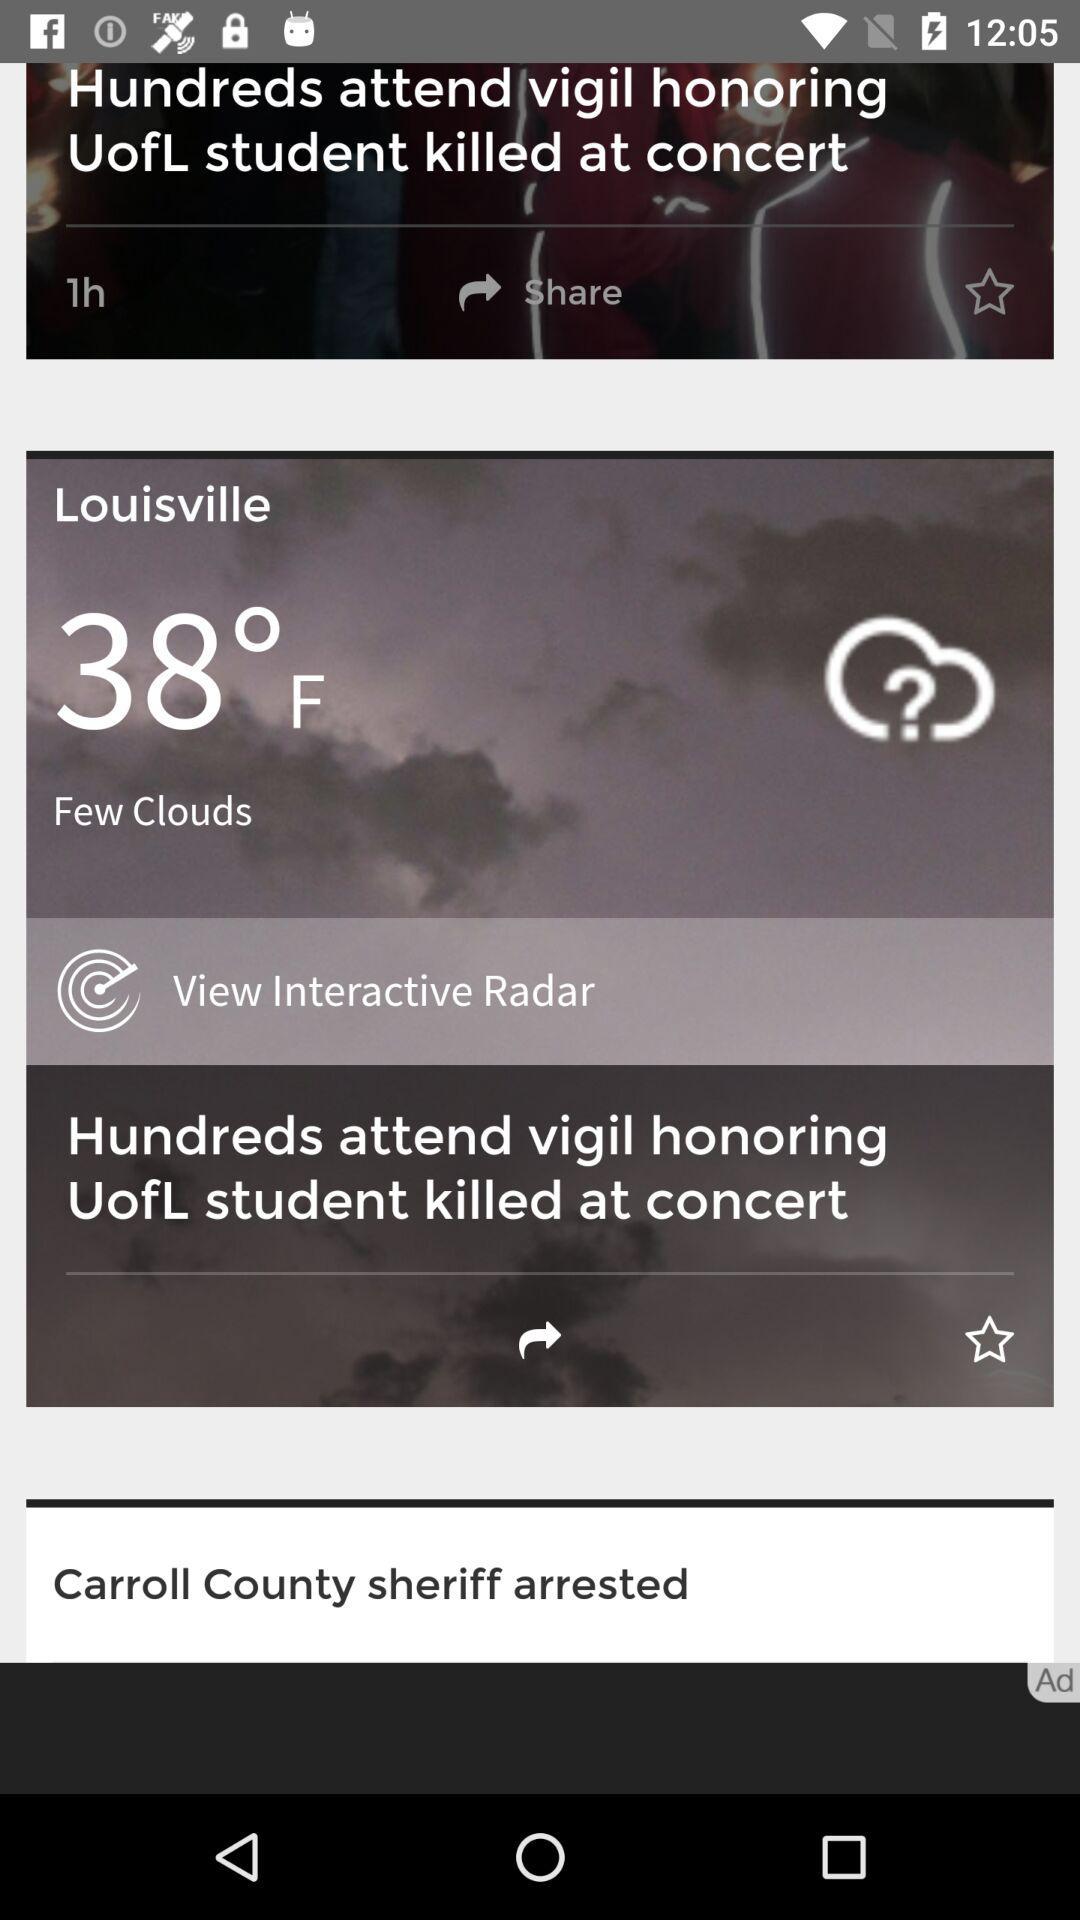 This screenshot has height=1920, width=1080. Describe the element at coordinates (540, 931) in the screenshot. I see `tap on the second image from top` at that location.